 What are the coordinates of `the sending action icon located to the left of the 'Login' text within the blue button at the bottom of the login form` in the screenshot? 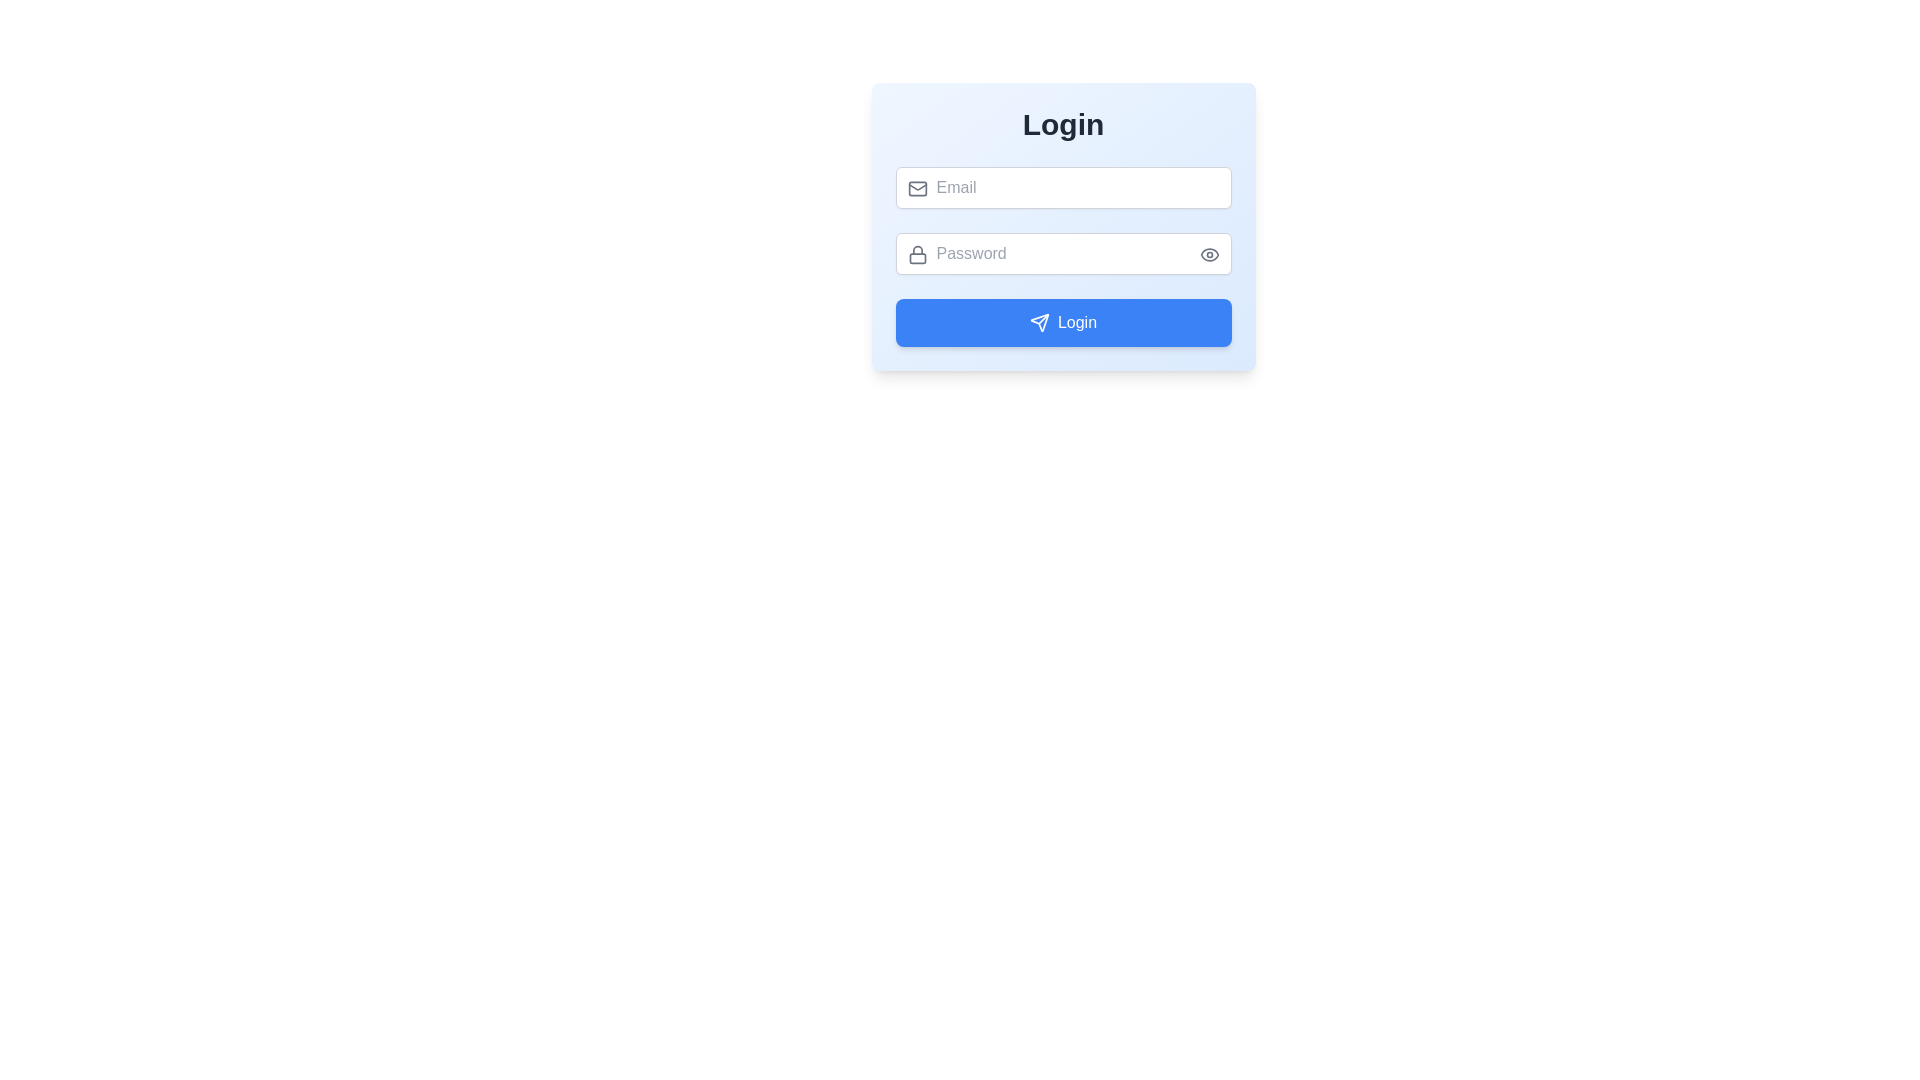 It's located at (1039, 322).